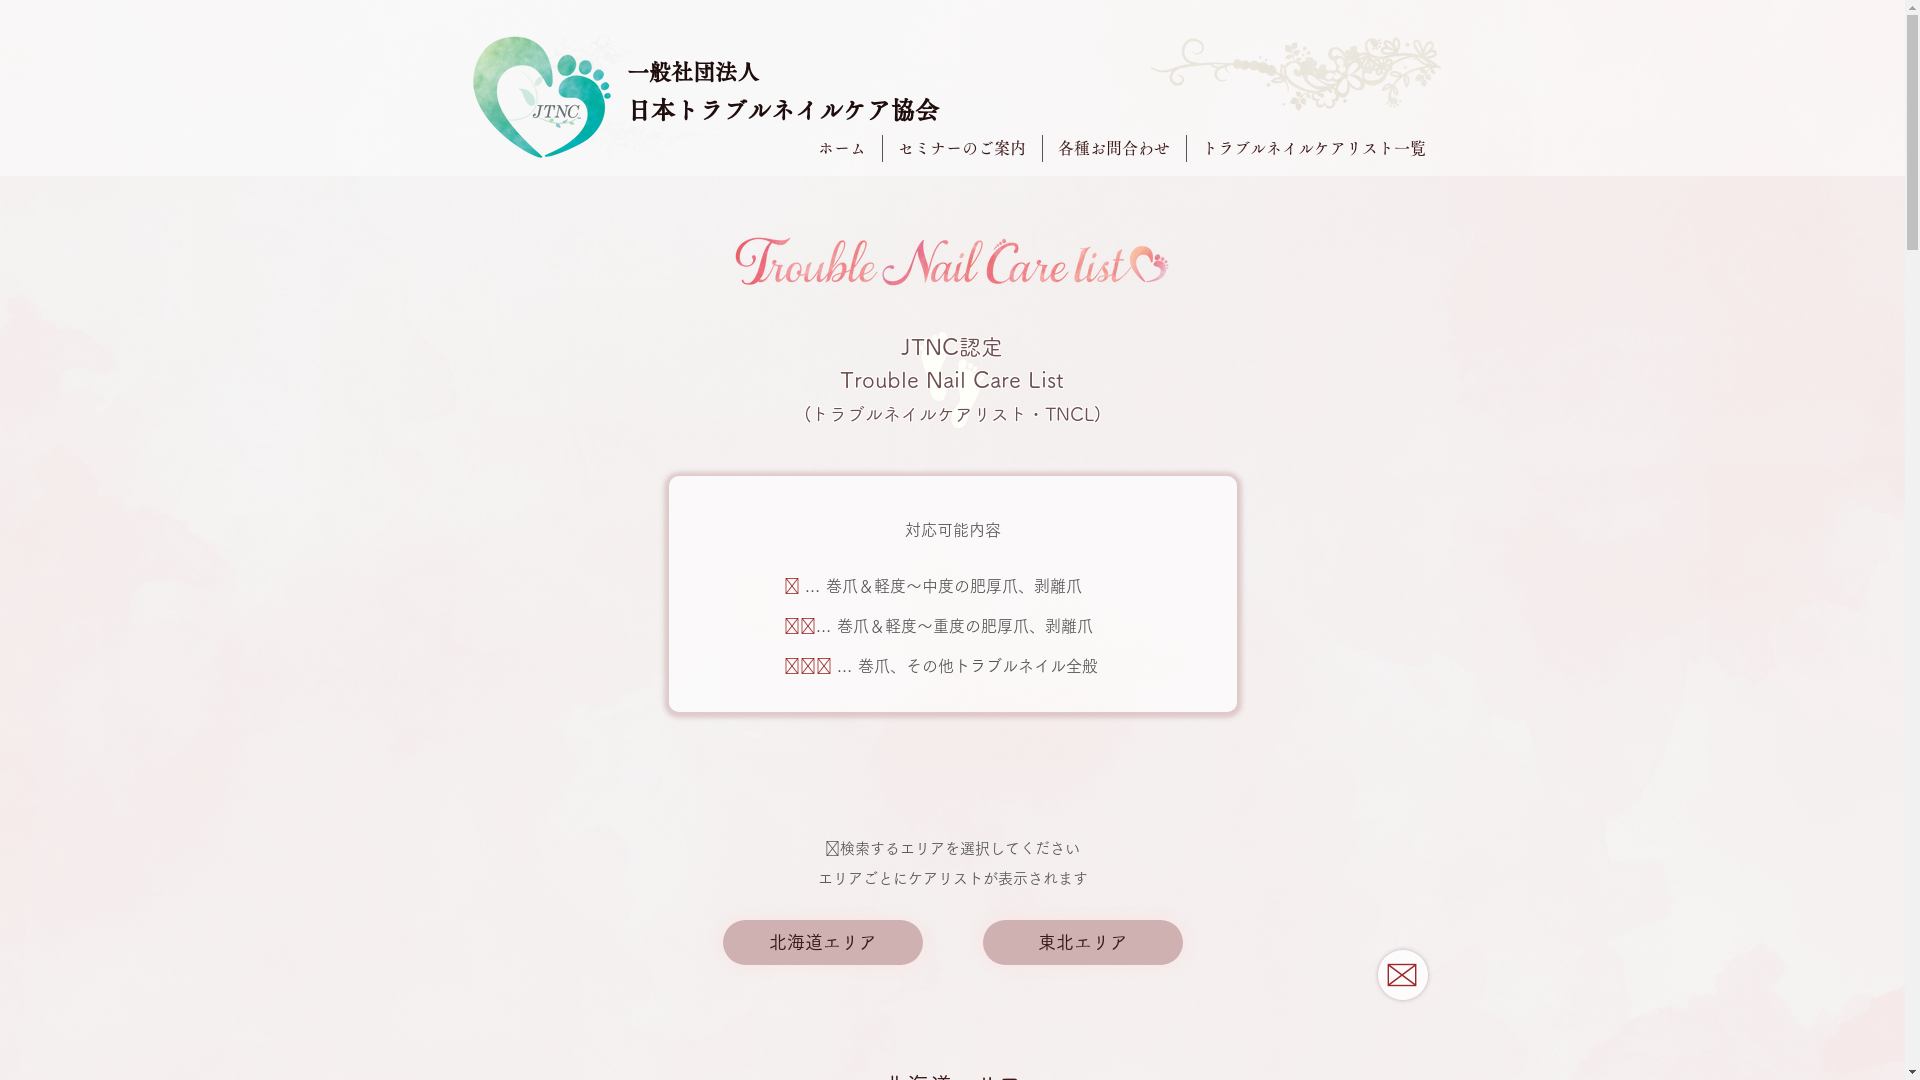  What do you see at coordinates (541, 96) in the screenshot?
I see `'MinamoNail JTNC_LOGO_11markmain.png'` at bounding box center [541, 96].